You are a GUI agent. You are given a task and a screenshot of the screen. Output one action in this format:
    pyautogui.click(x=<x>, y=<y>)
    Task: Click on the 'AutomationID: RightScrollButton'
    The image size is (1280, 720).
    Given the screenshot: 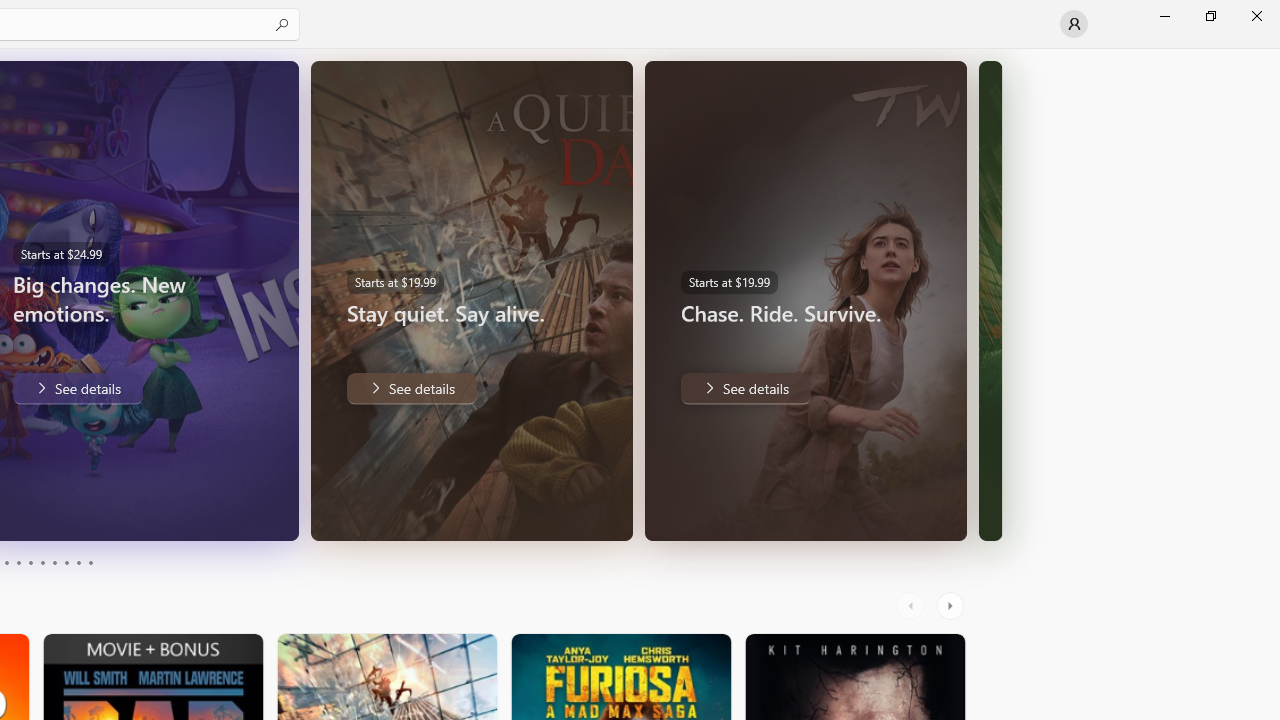 What is the action you would take?
    pyautogui.click(x=951, y=605)
    